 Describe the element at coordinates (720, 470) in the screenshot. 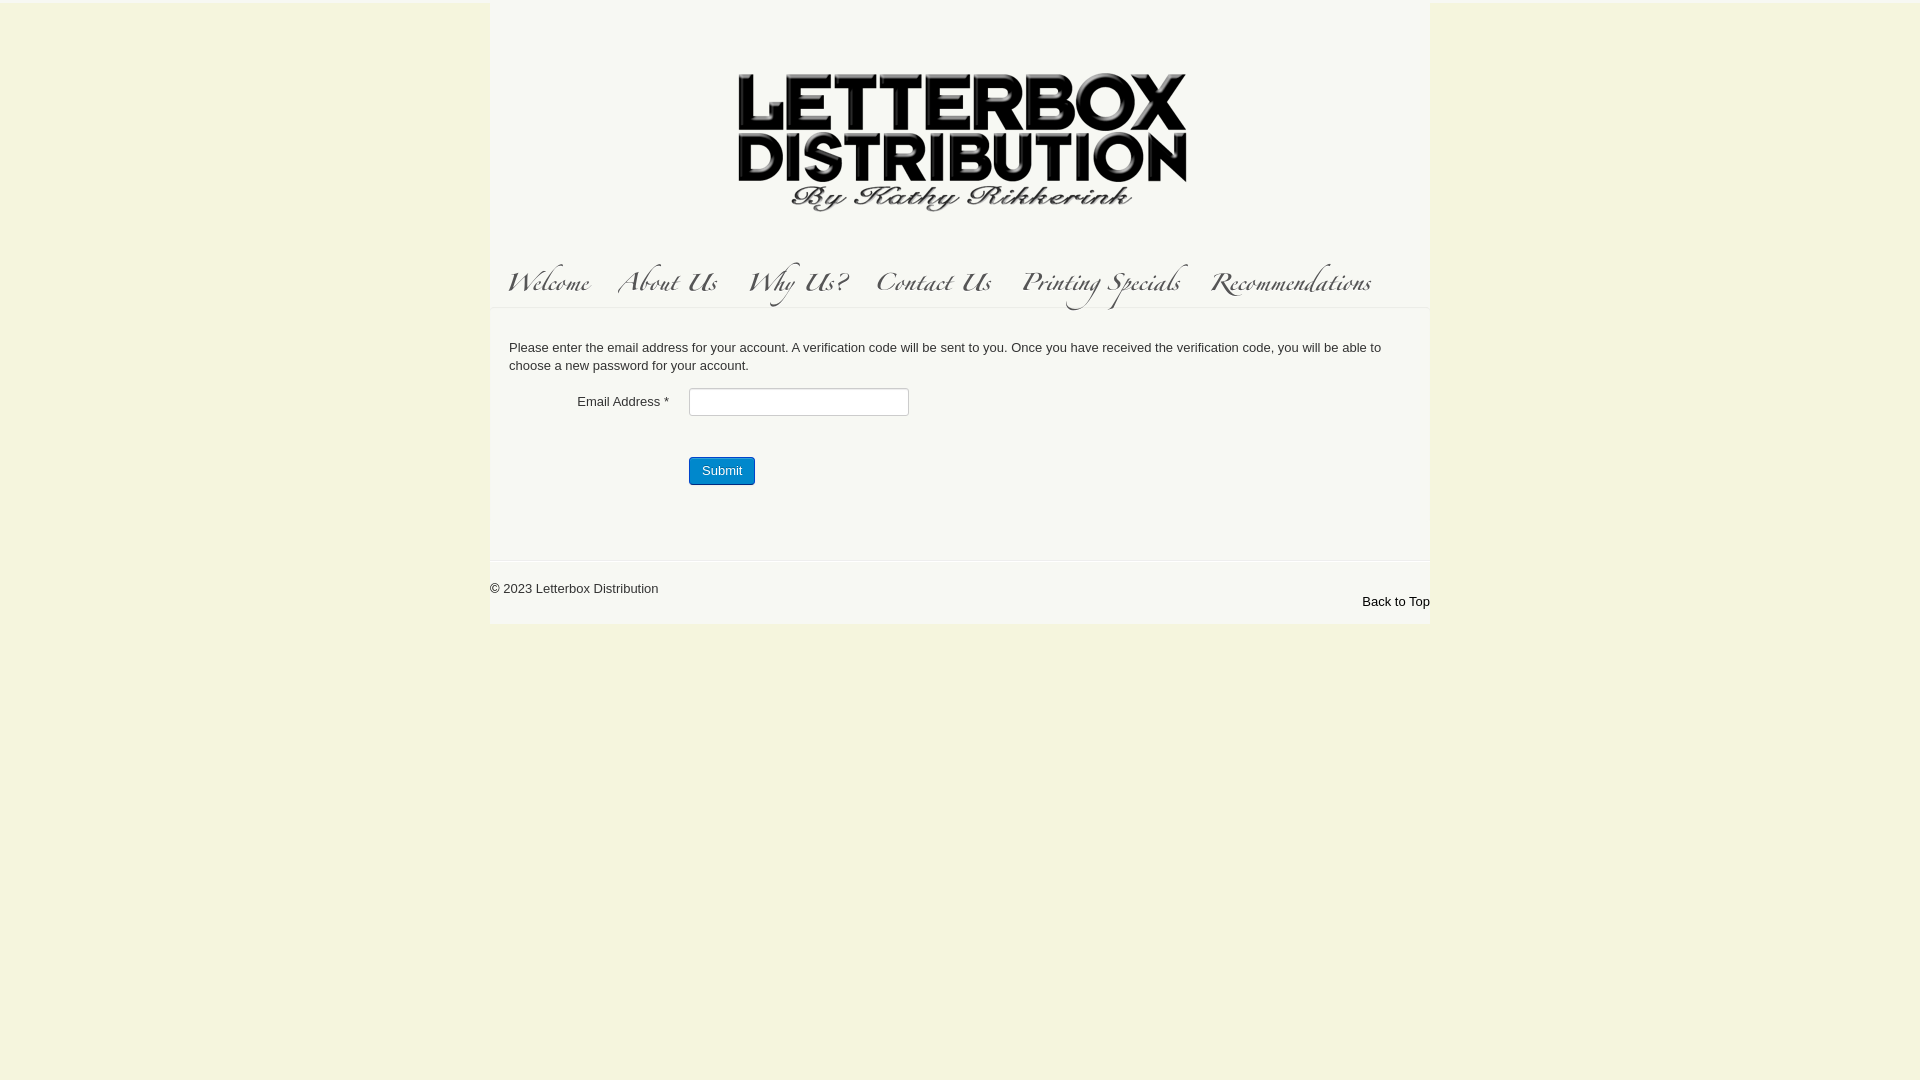

I see `'Submit'` at that location.